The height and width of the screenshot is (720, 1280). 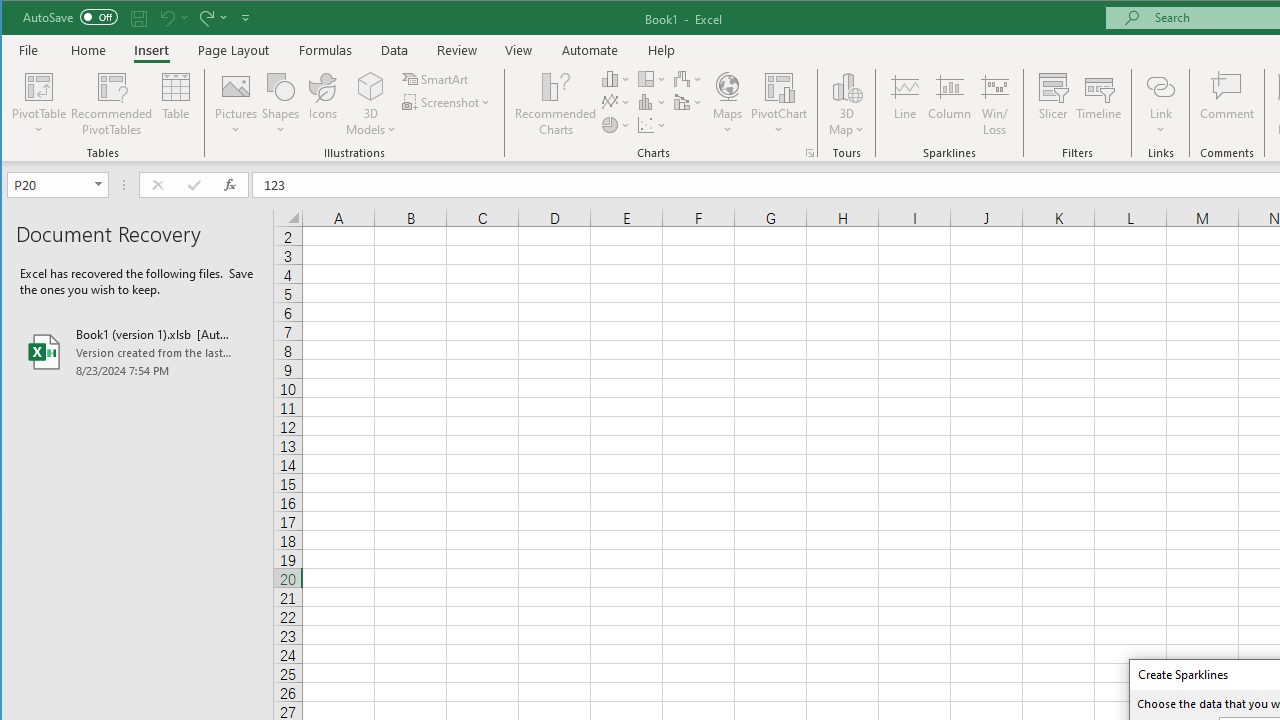 What do you see at coordinates (1226, 104) in the screenshot?
I see `'Comment'` at bounding box center [1226, 104].